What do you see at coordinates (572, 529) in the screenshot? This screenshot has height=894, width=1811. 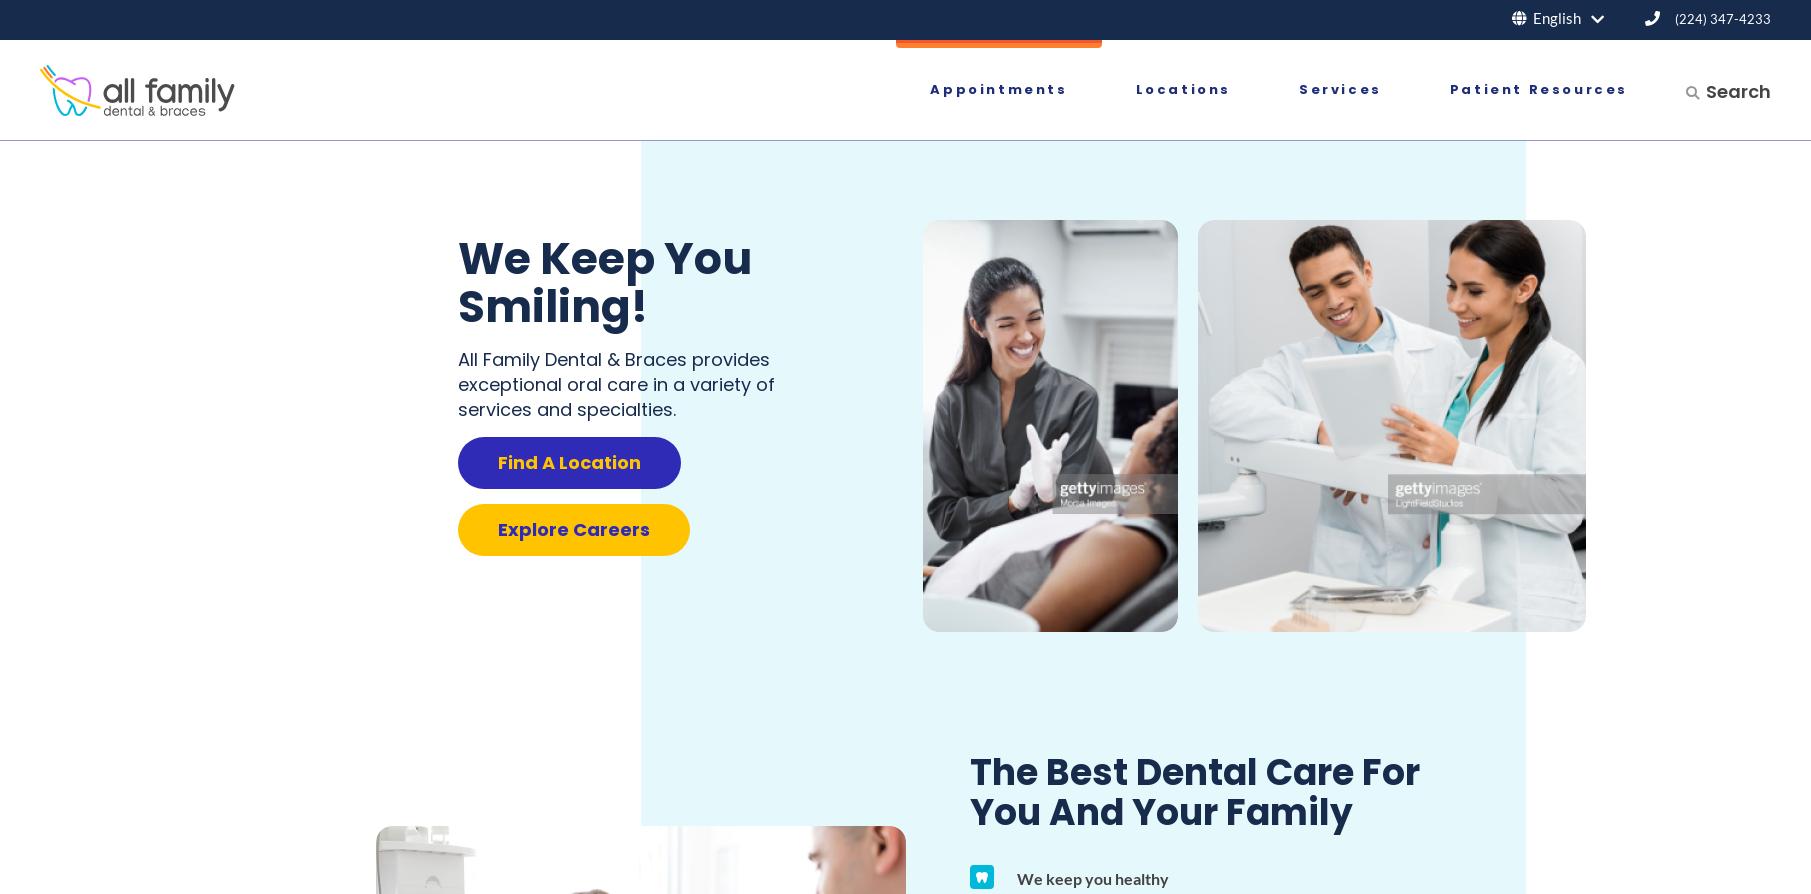 I see `'Explore Careers'` at bounding box center [572, 529].